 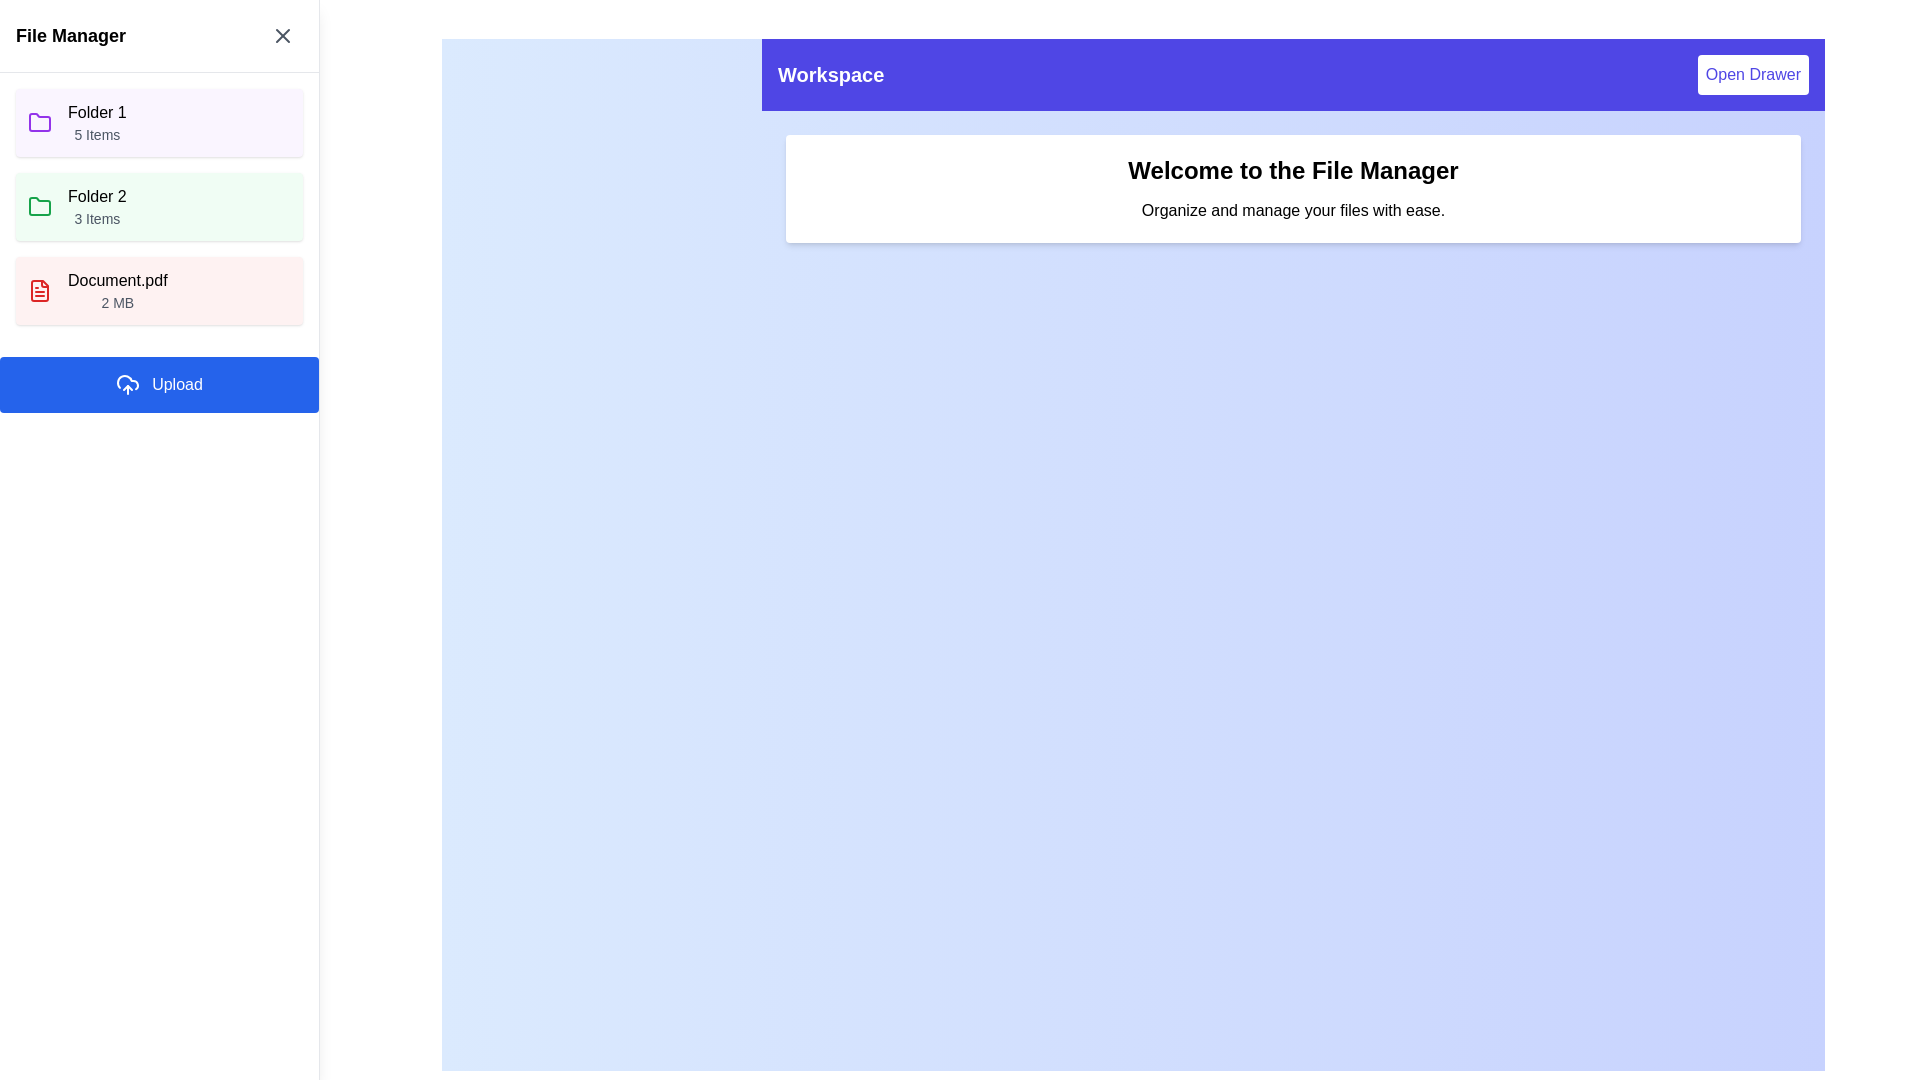 What do you see at coordinates (831, 73) in the screenshot?
I see `title displayed in the bold text label 'Workspace' located at the top left of the interface, which has a vibrant indigo background` at bounding box center [831, 73].